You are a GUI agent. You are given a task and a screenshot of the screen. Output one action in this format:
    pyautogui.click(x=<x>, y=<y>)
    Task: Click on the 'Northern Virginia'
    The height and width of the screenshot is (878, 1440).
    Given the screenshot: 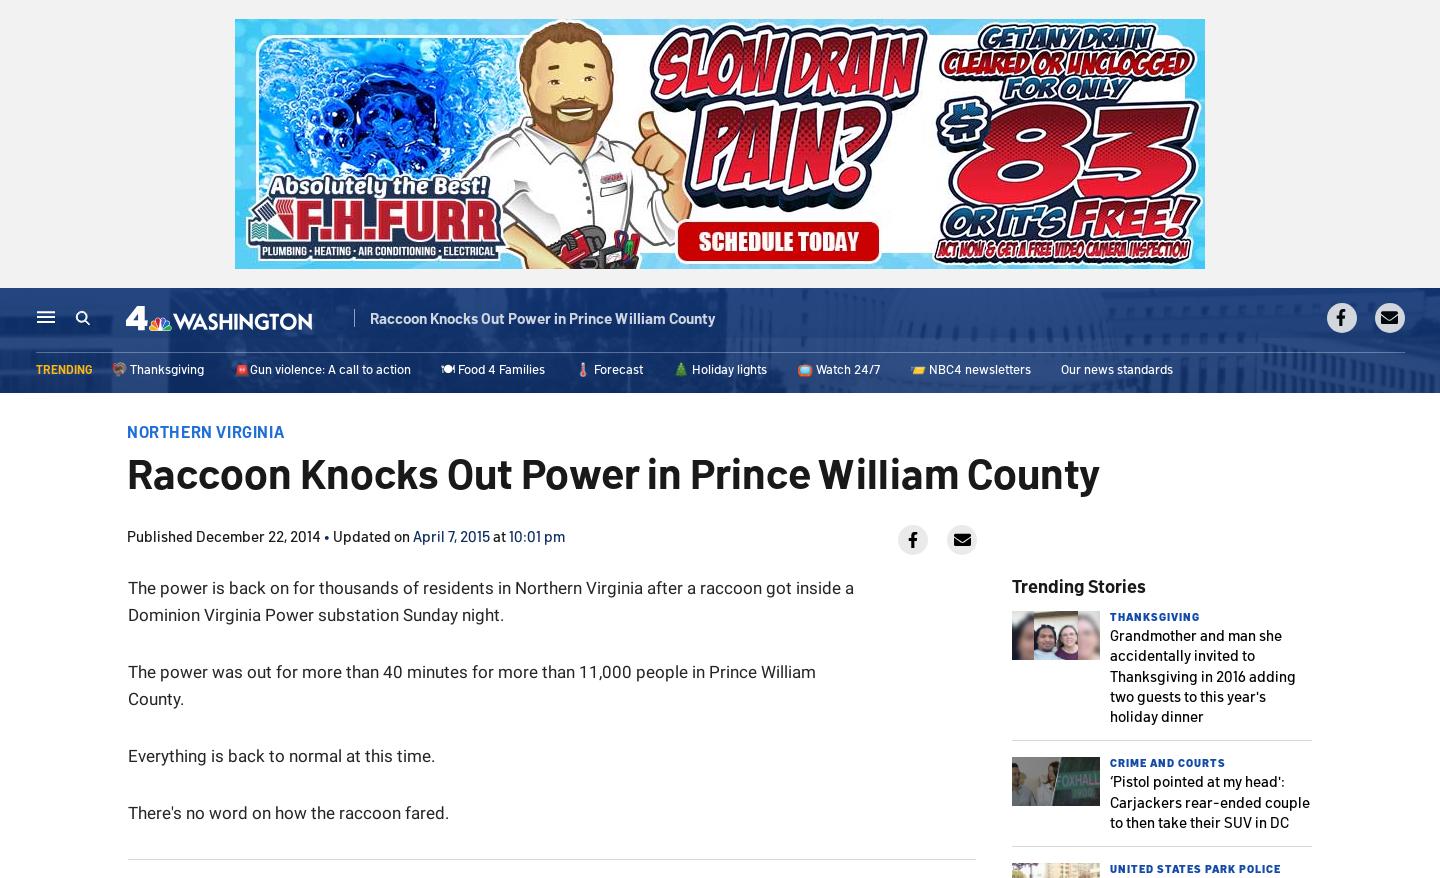 What is the action you would take?
    pyautogui.click(x=205, y=431)
    